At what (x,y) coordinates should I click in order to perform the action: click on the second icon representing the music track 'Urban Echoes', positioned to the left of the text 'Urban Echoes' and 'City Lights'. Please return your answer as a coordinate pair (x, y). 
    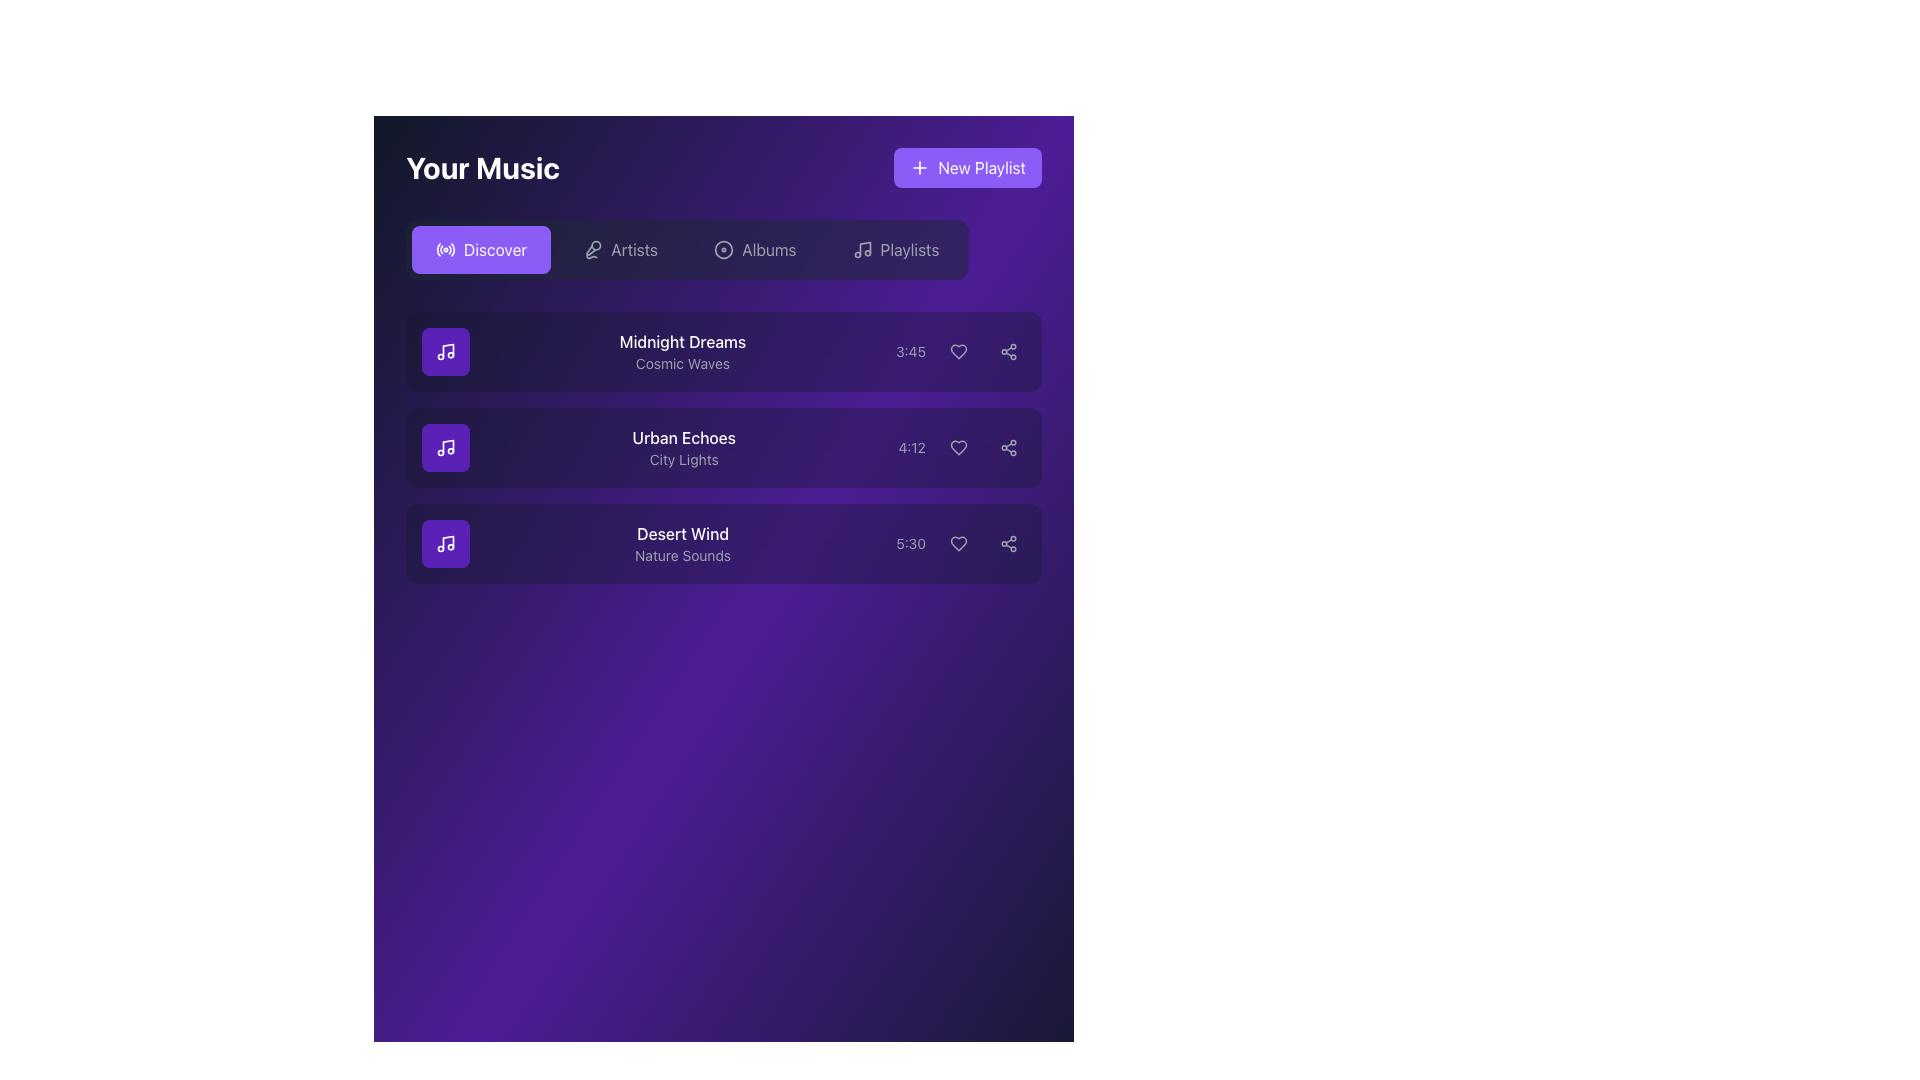
    Looking at the image, I should click on (445, 446).